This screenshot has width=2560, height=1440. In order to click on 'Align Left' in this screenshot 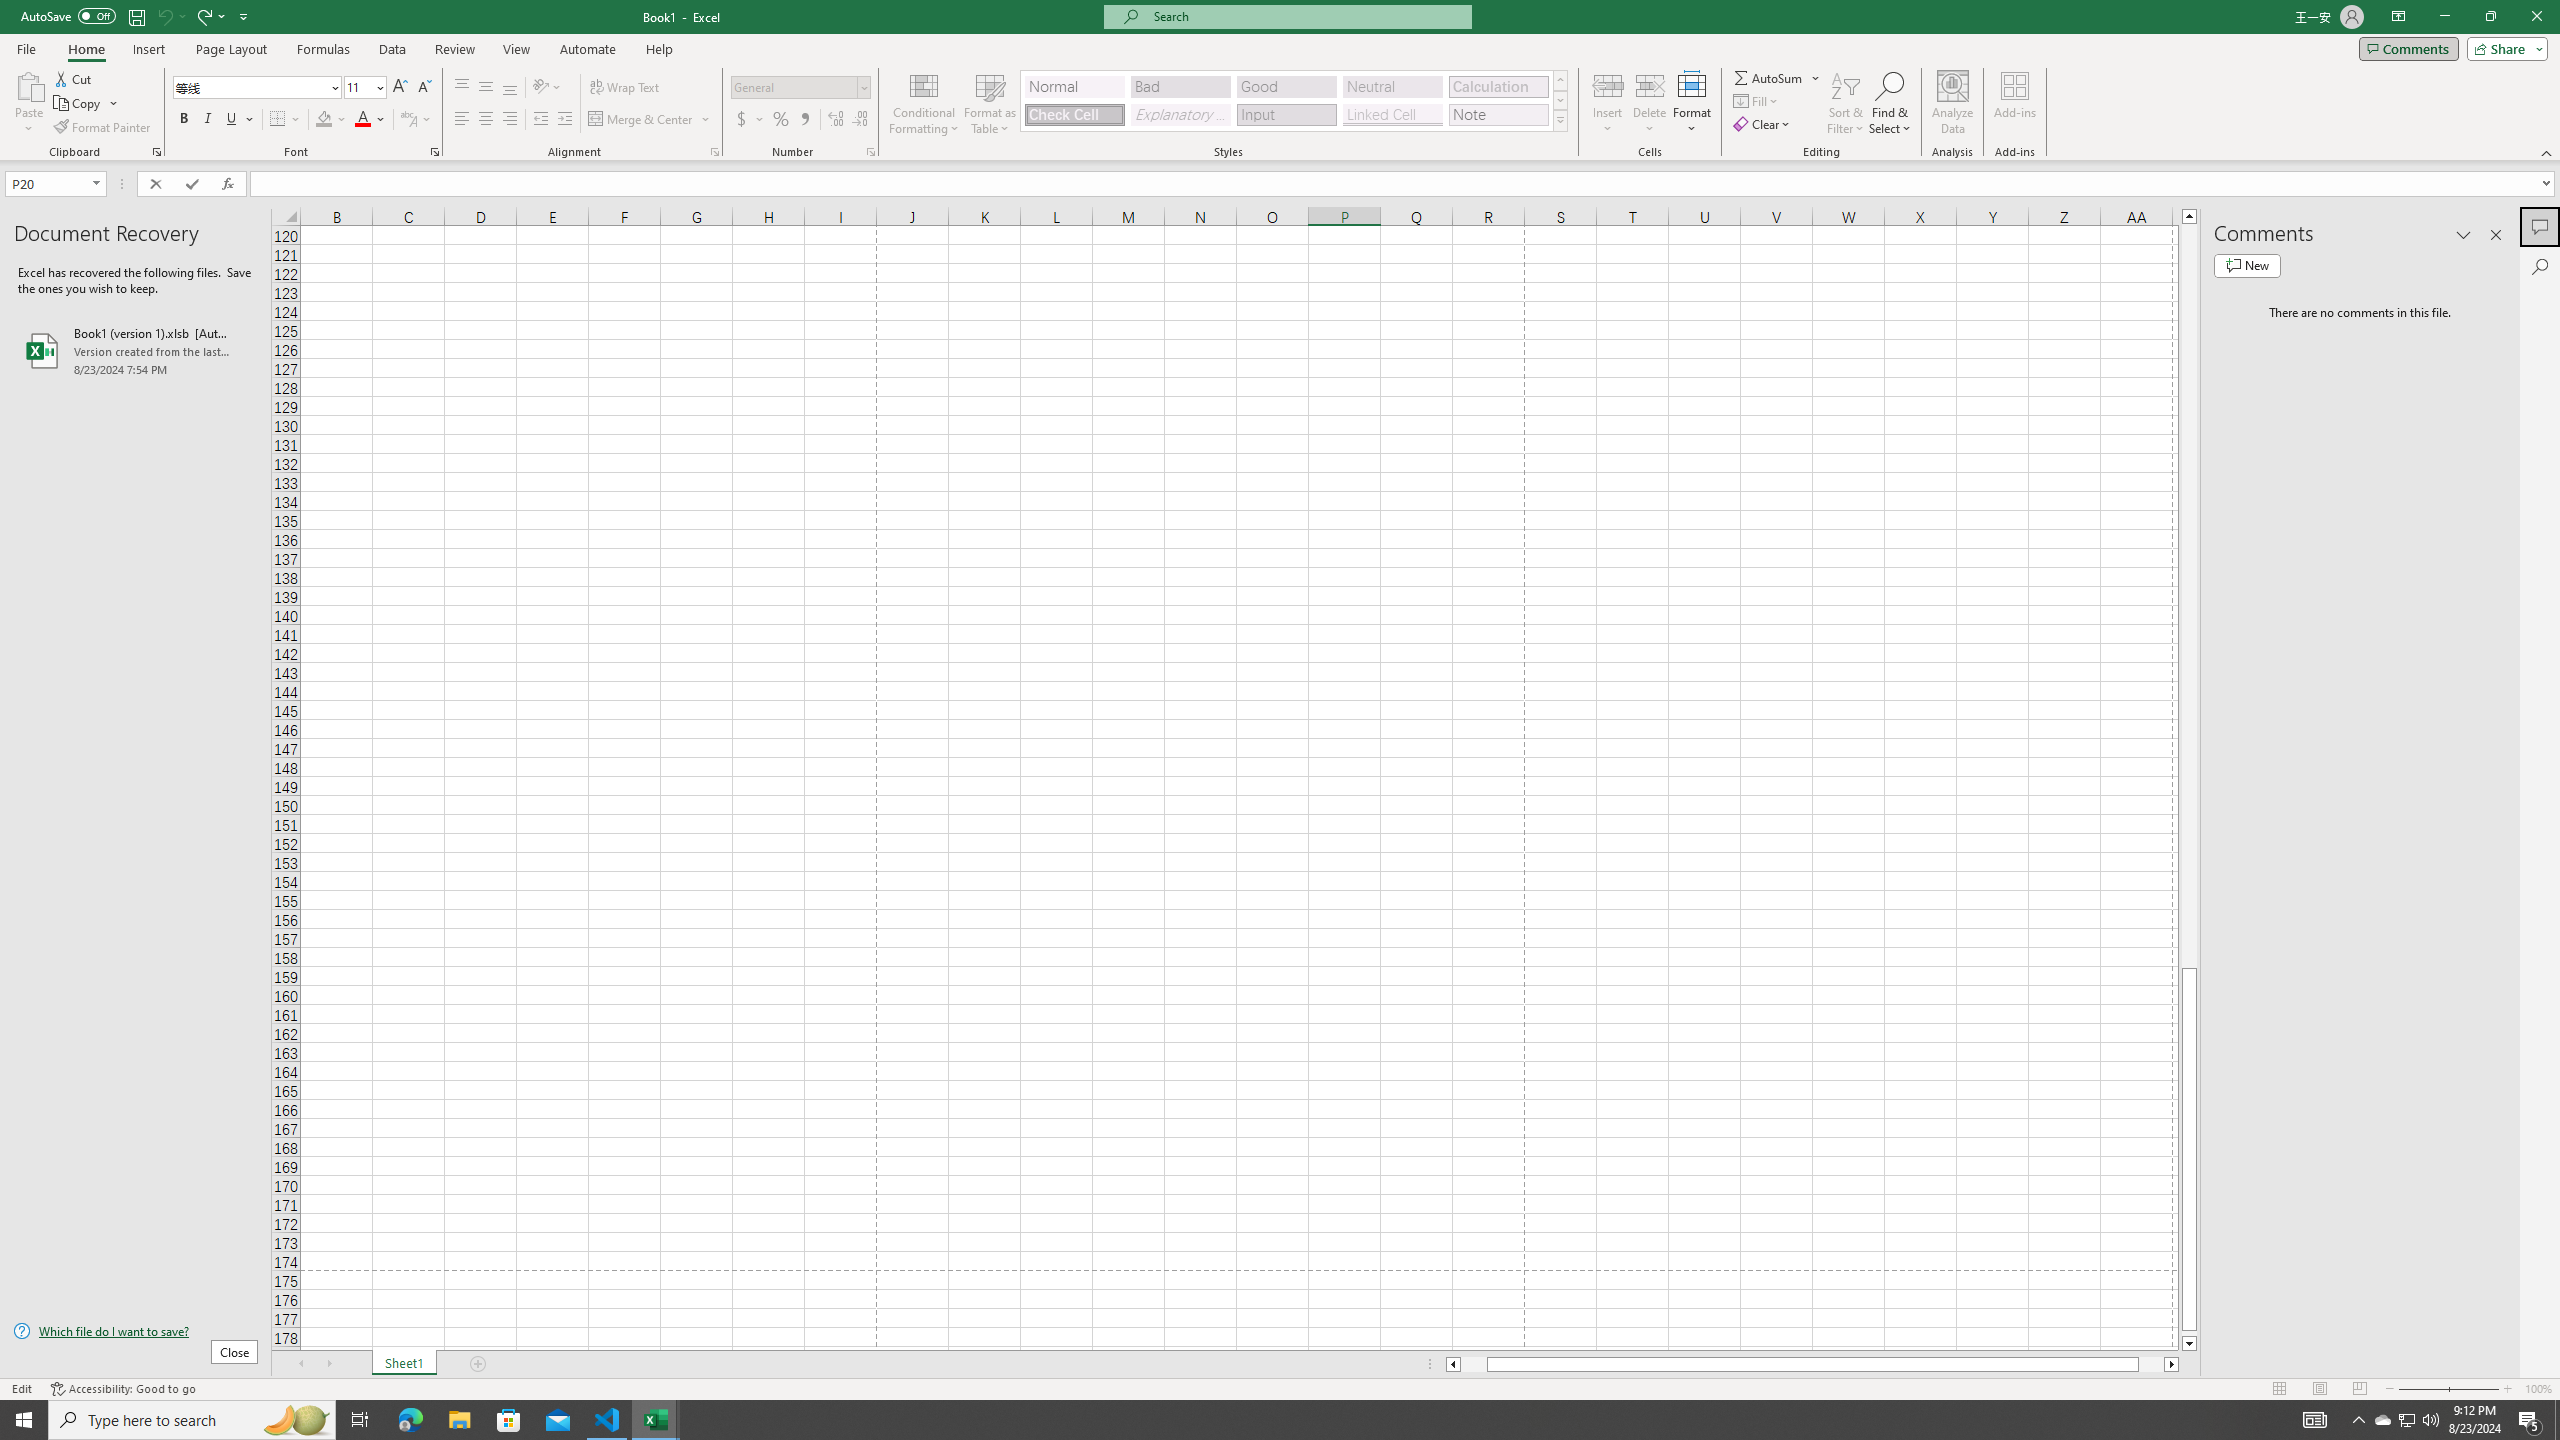, I will do `click(461, 118)`.